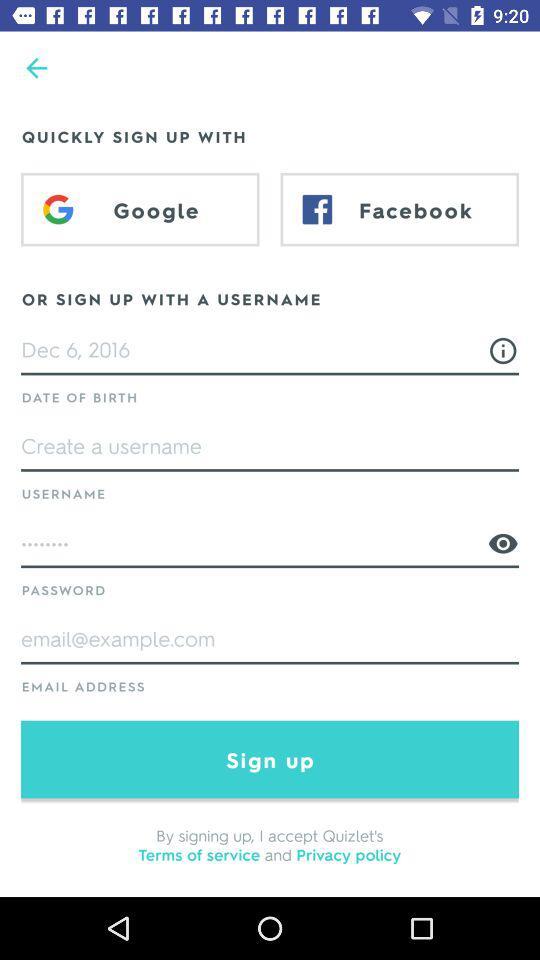 Image resolution: width=540 pixels, height=960 pixels. What do you see at coordinates (139, 209) in the screenshot?
I see `the icon below the quickly sign up` at bounding box center [139, 209].